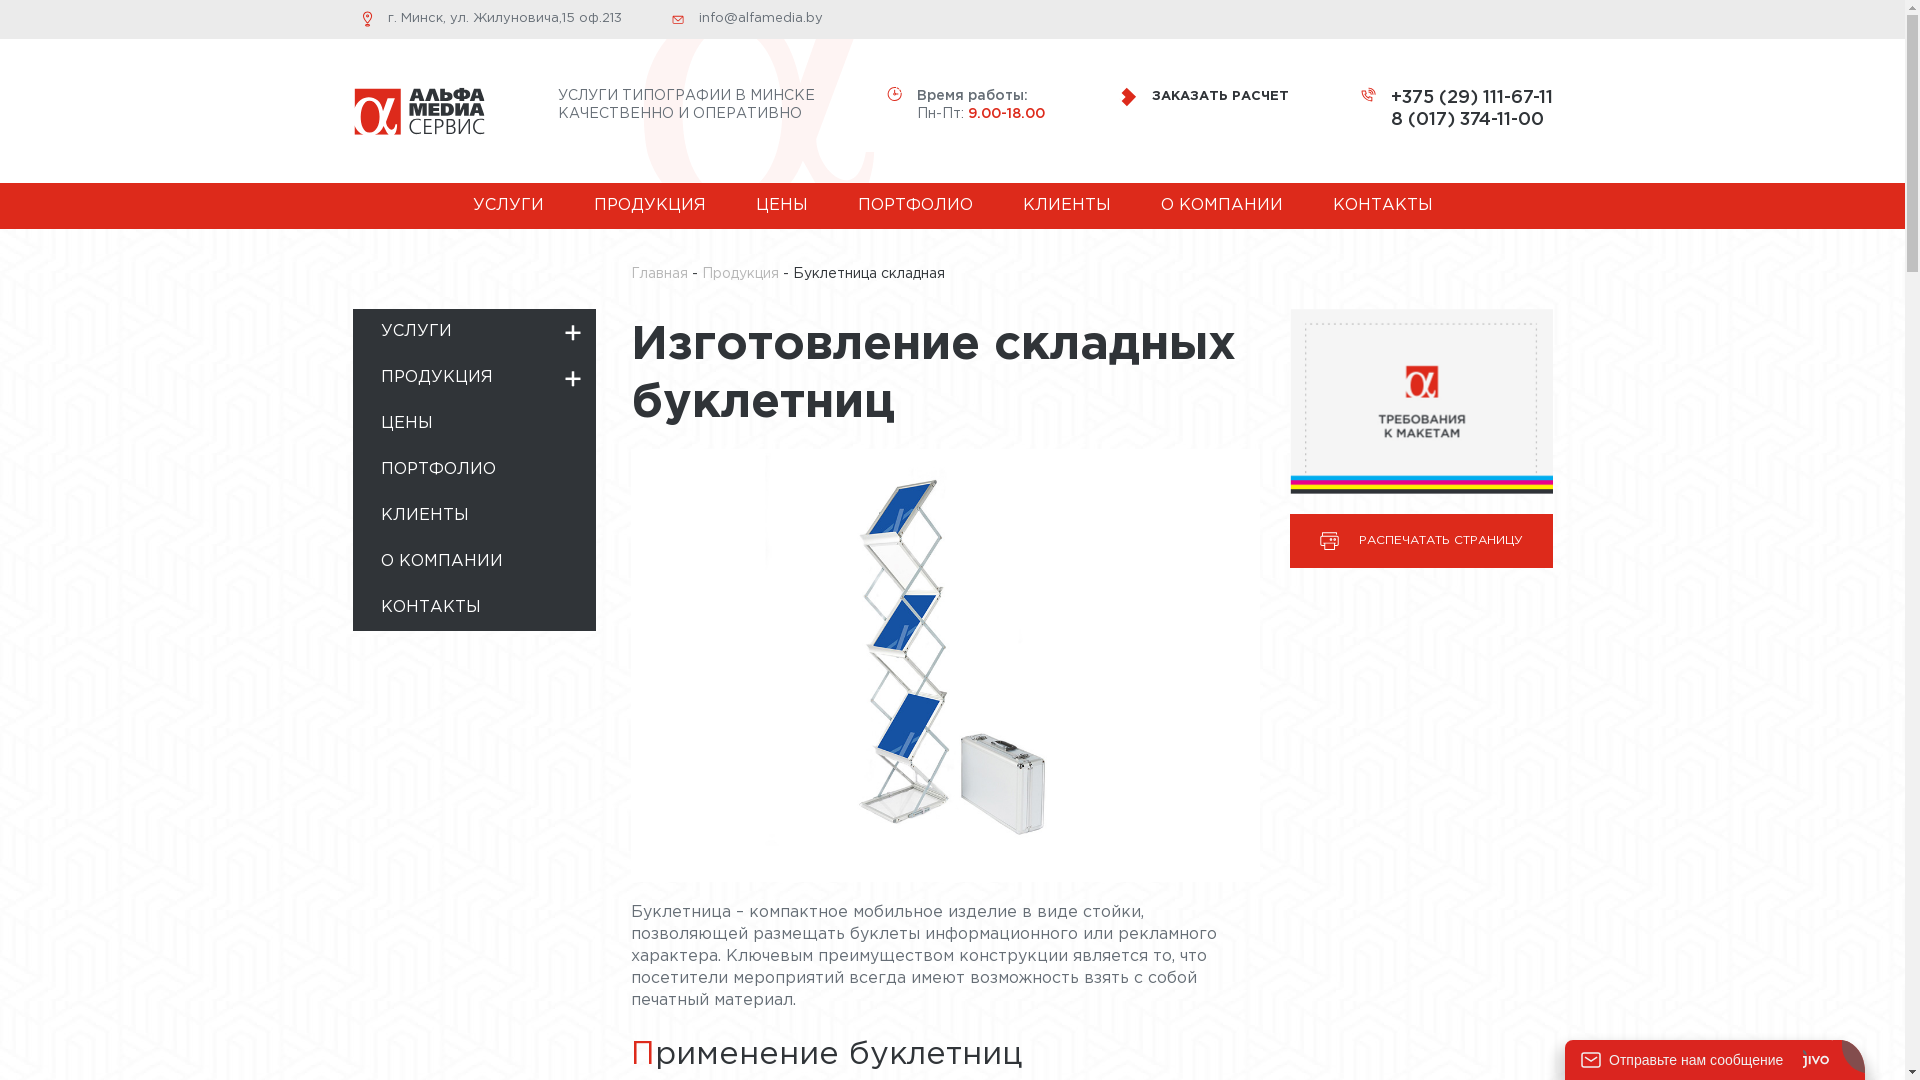 The width and height of the screenshot is (1920, 1080). What do you see at coordinates (1470, 97) in the screenshot?
I see `'+375 (29) 111-67-11'` at bounding box center [1470, 97].